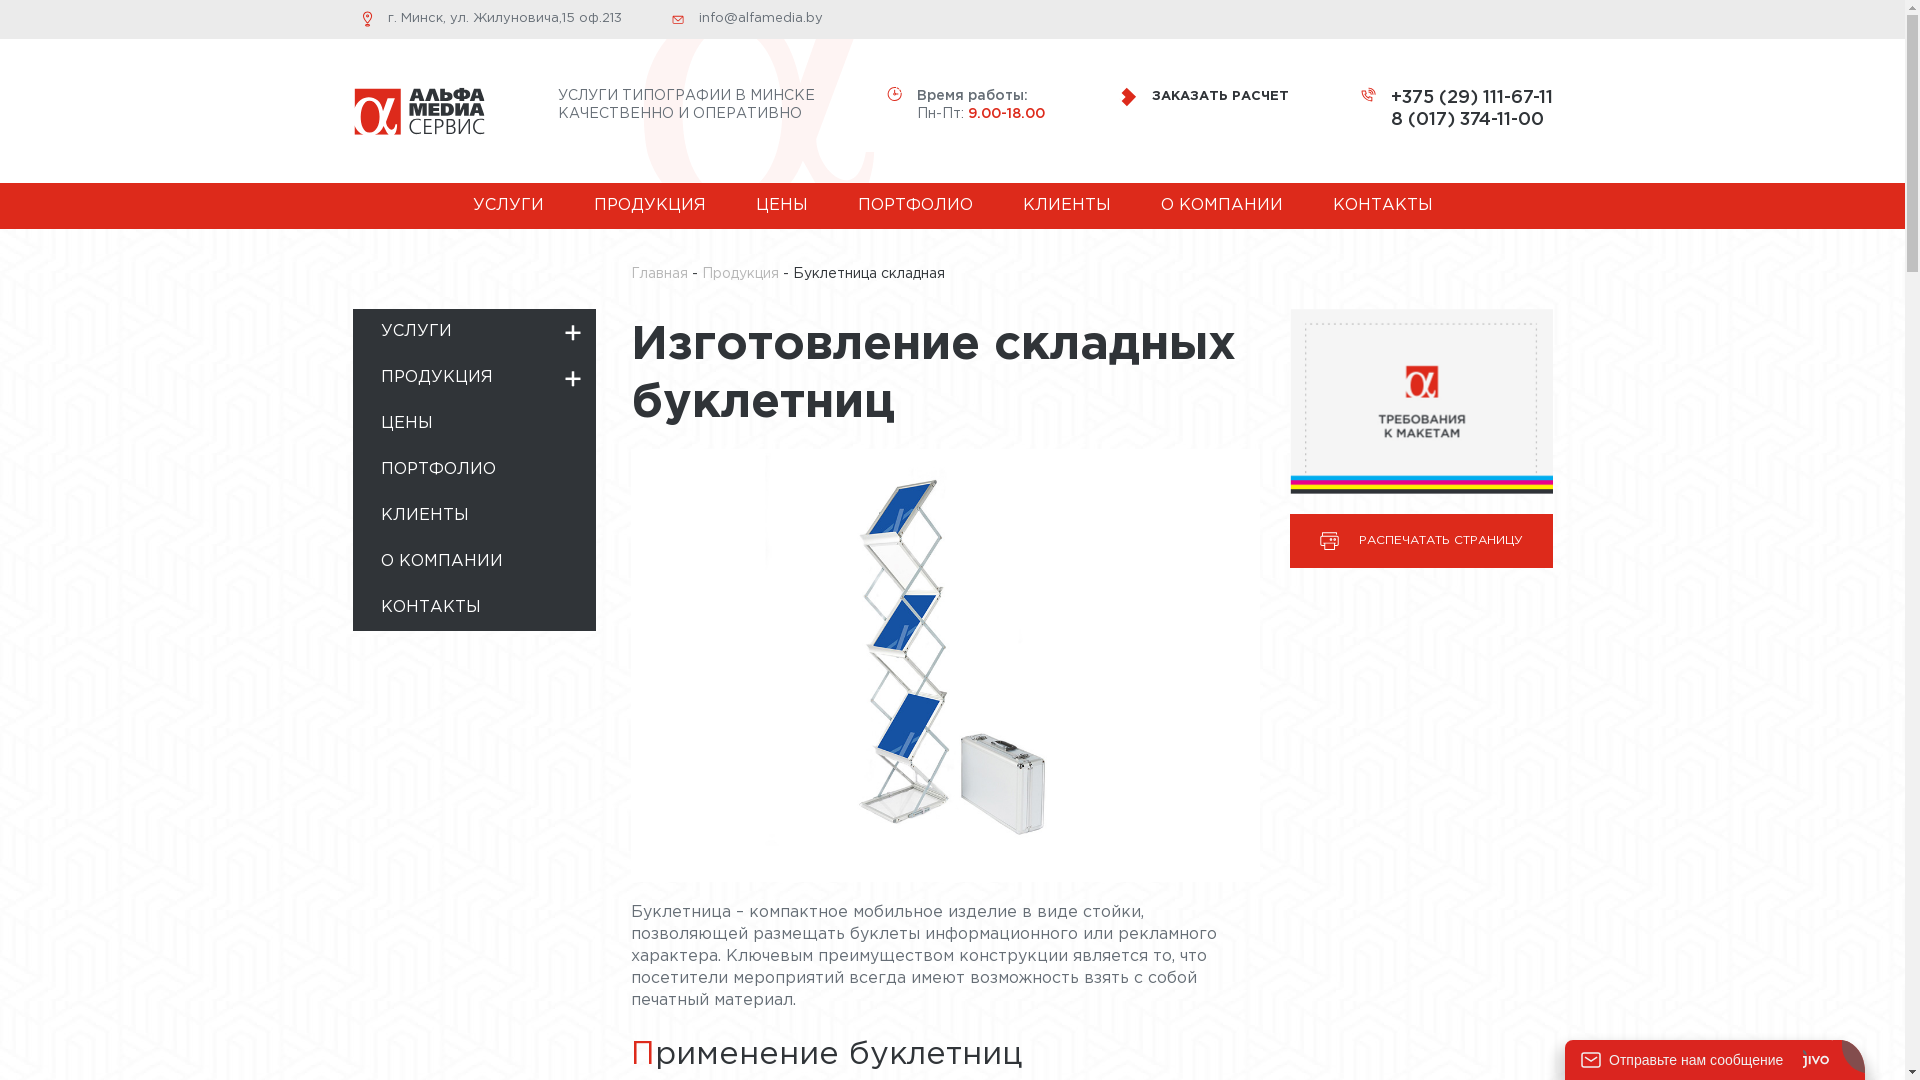 The width and height of the screenshot is (1920, 1080). What do you see at coordinates (1470, 97) in the screenshot?
I see `'+375 (29) 111-67-11'` at bounding box center [1470, 97].